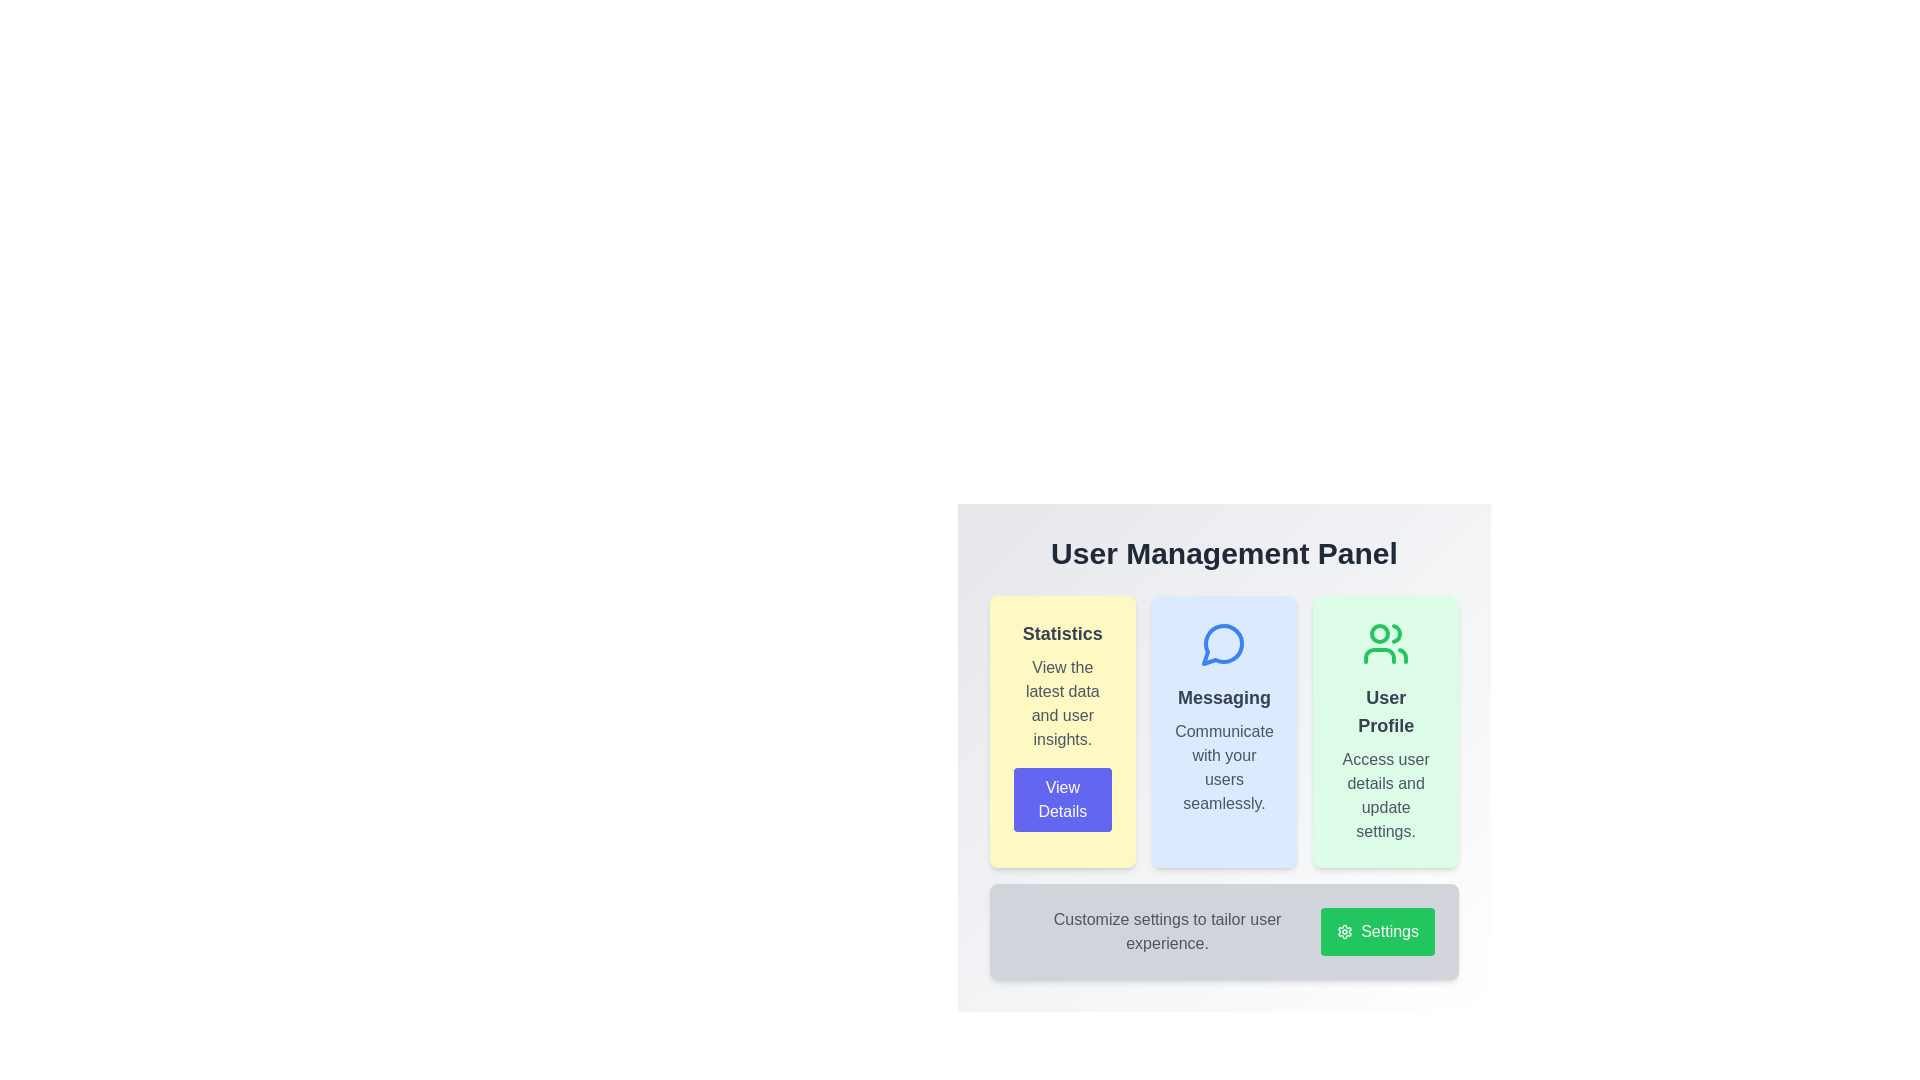  I want to click on the gear-shaped icon within the green 'Settings' button, used for accessing the configuration panel, for accessibility purposes, so click(1345, 932).